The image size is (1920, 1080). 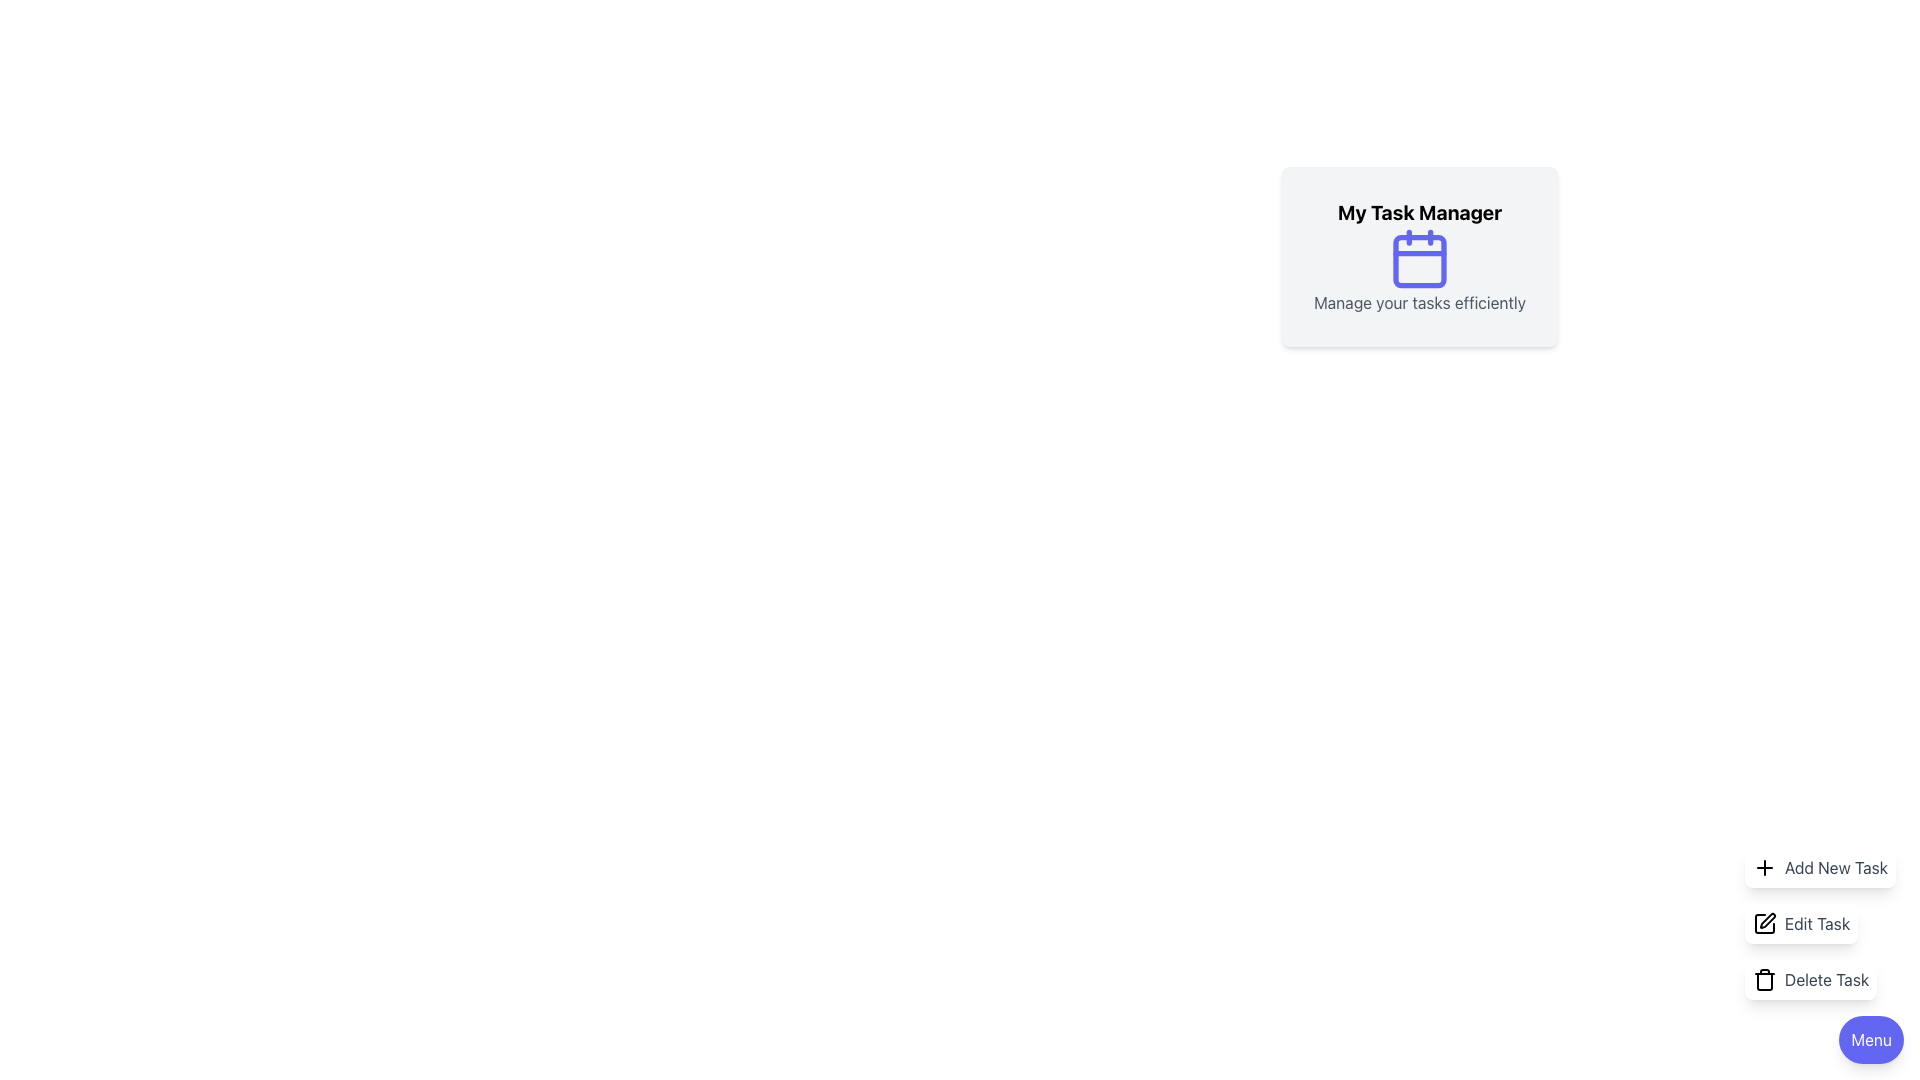 I want to click on the 'Menu' button, which is a rounded purple icon with white text, located at the bottom-right corner of the interface beneath other action buttons in a floating menu panel to trigger visual feedback, so click(x=1870, y=1039).